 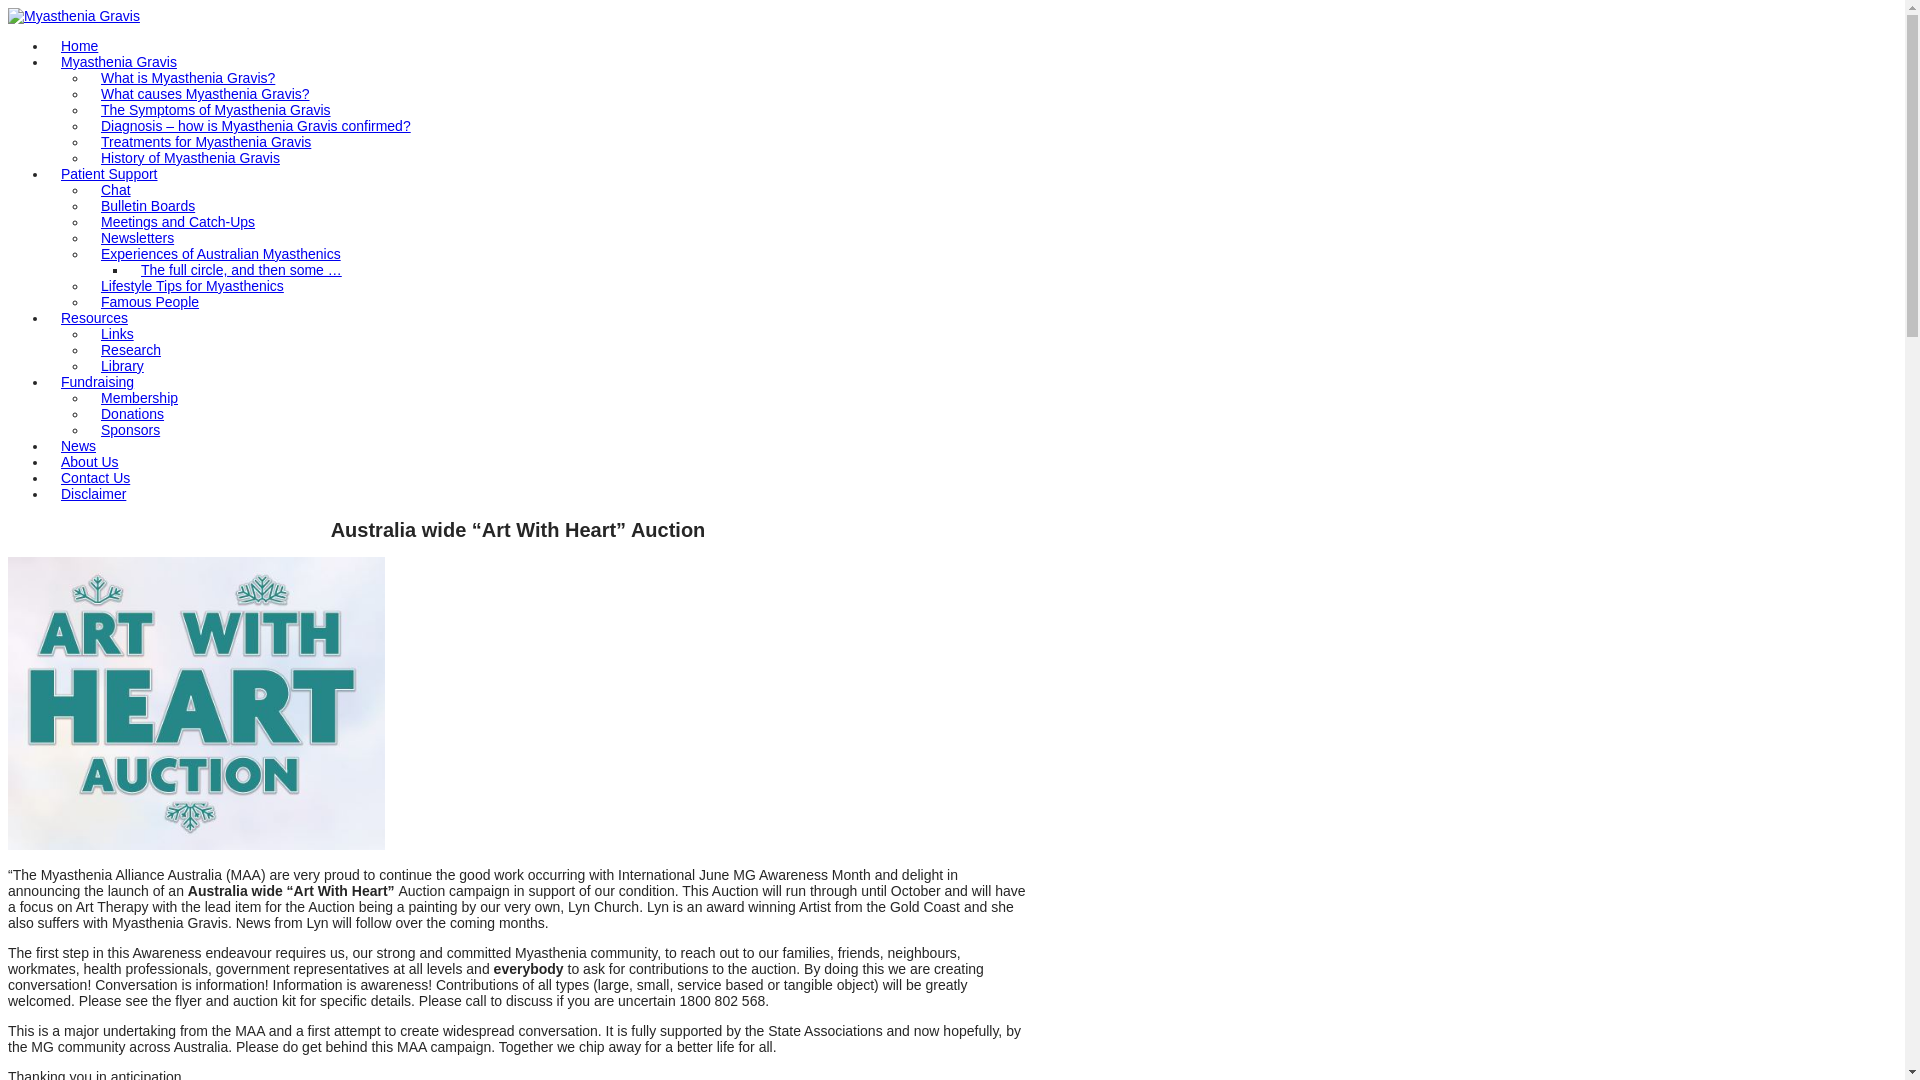 I want to click on 'What is Myasthenia Gravis?', so click(x=187, y=76).